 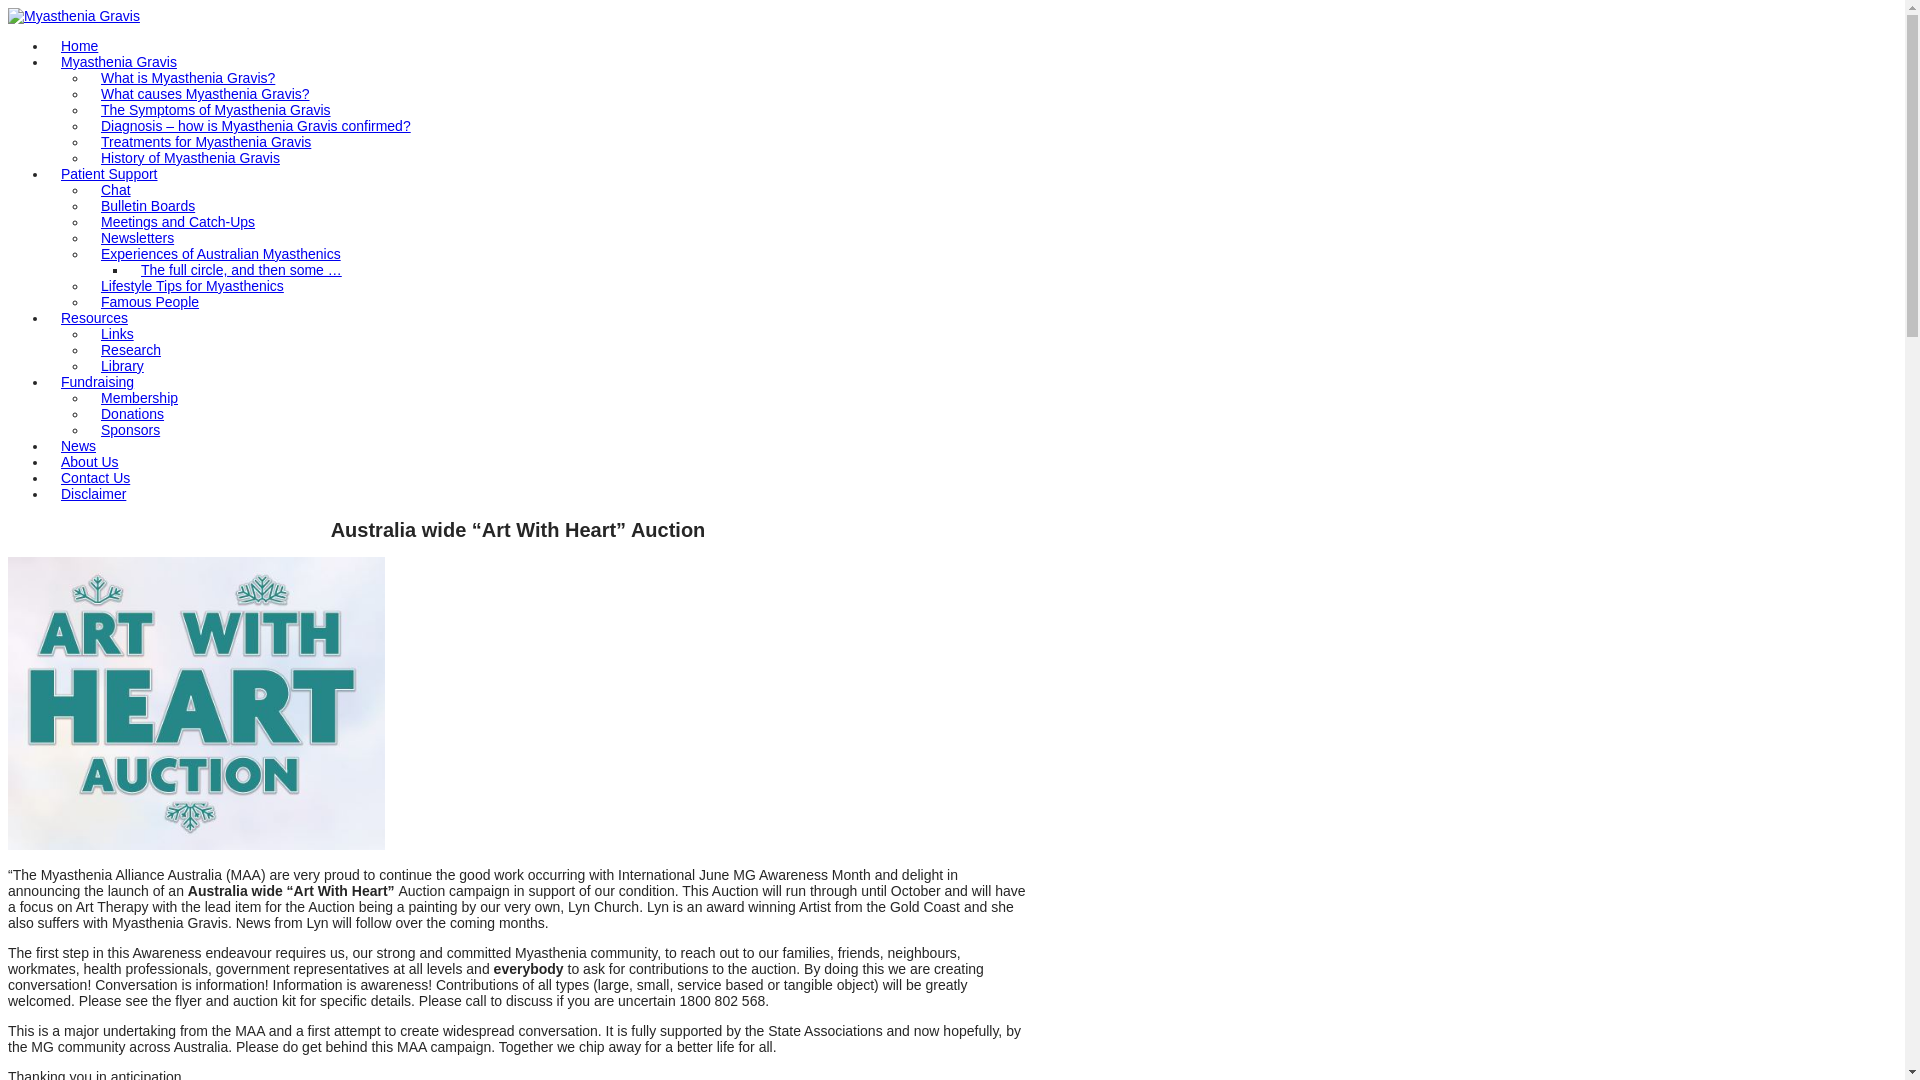 I want to click on 'What is Myasthenia Gravis?', so click(x=187, y=76).